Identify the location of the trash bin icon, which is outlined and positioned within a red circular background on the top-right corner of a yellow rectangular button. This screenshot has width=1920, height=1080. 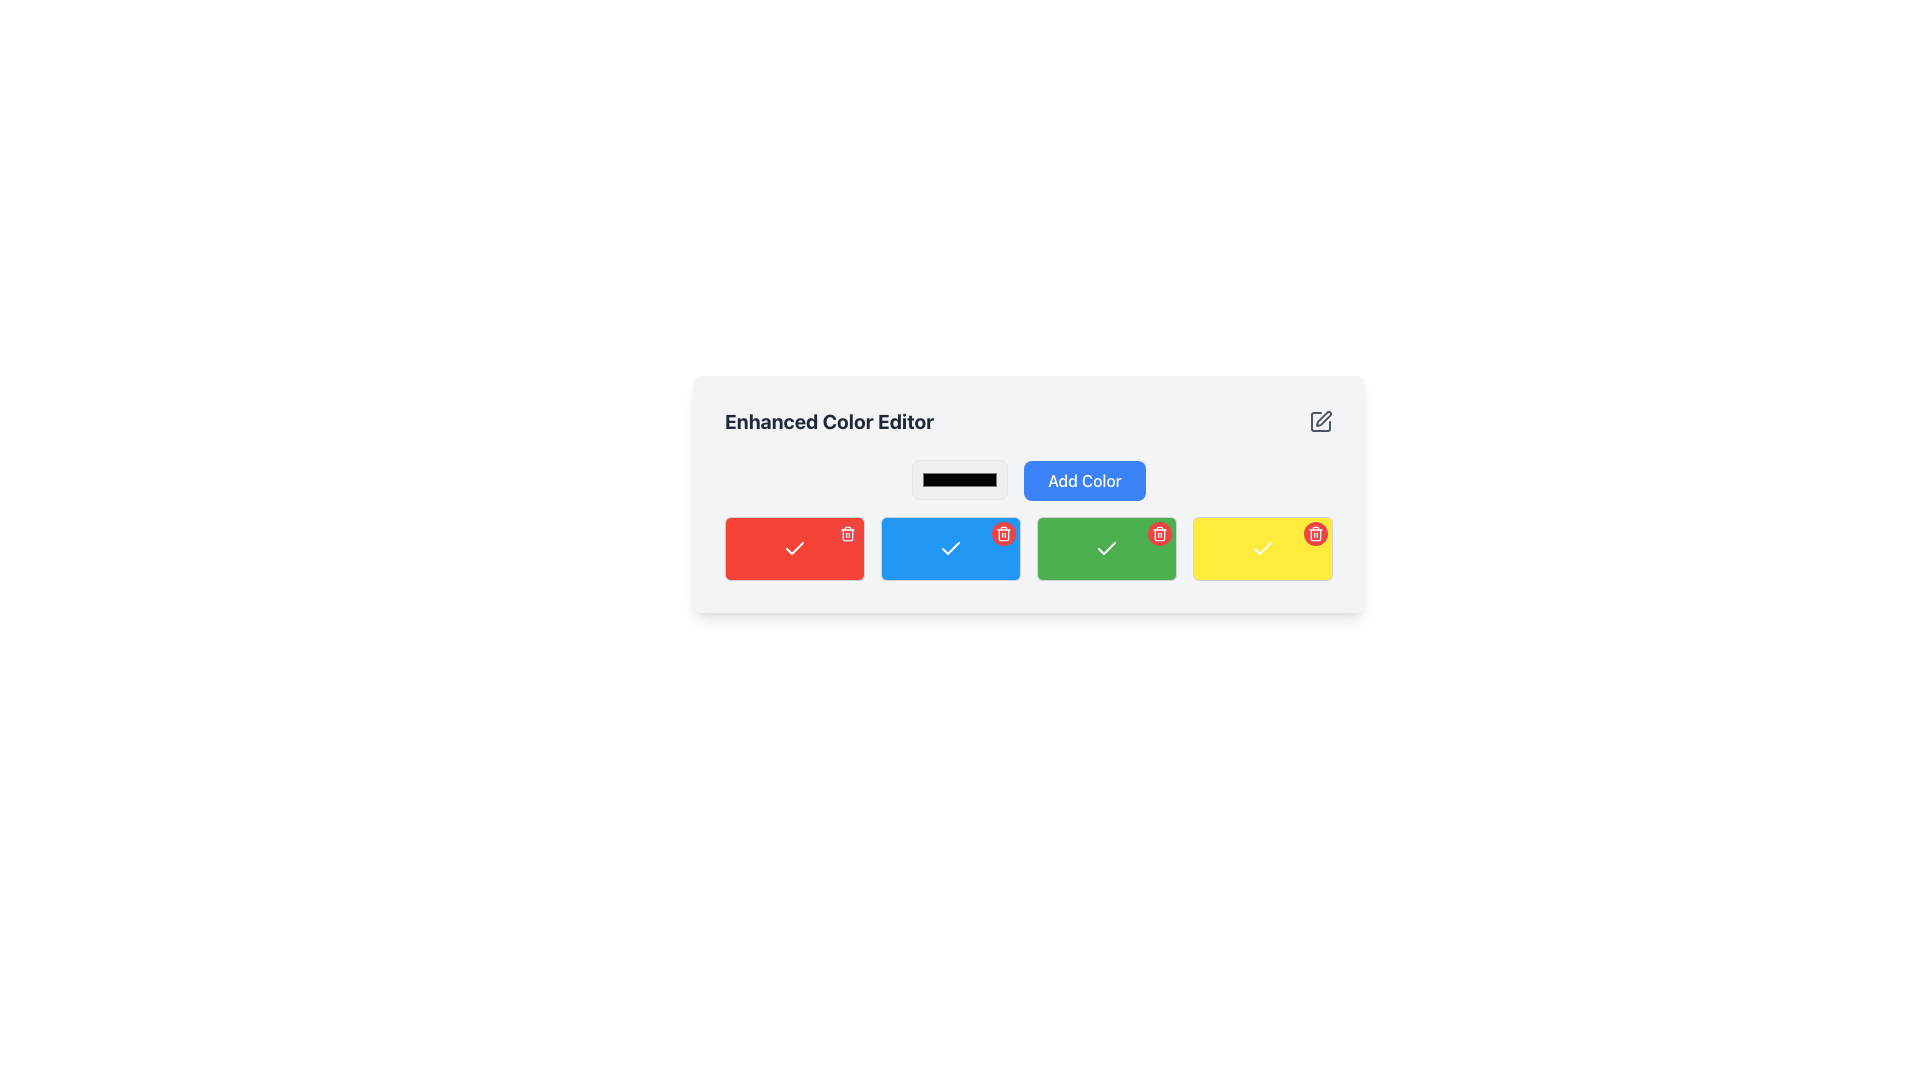
(1315, 532).